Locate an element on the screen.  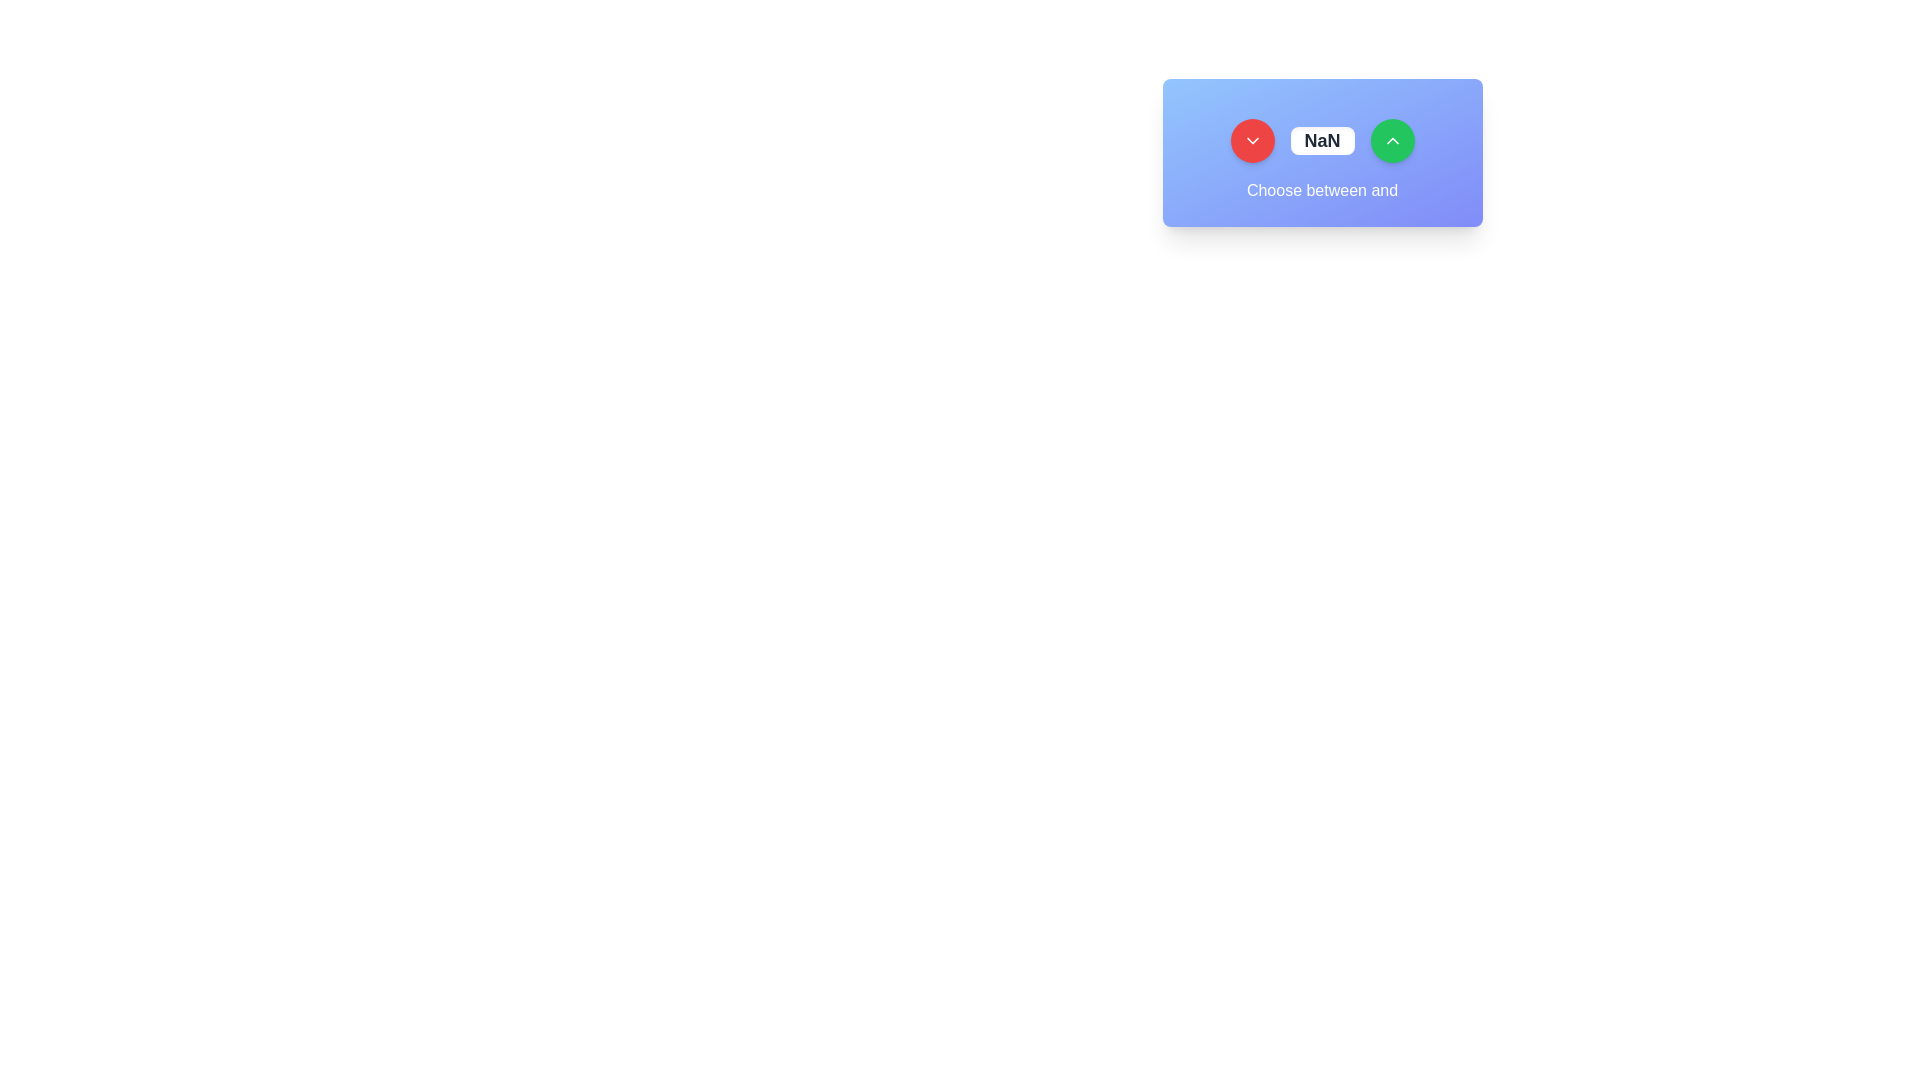
the decrement button located to the left of the numeric input box labeled 'NaN' is located at coordinates (1251, 140).